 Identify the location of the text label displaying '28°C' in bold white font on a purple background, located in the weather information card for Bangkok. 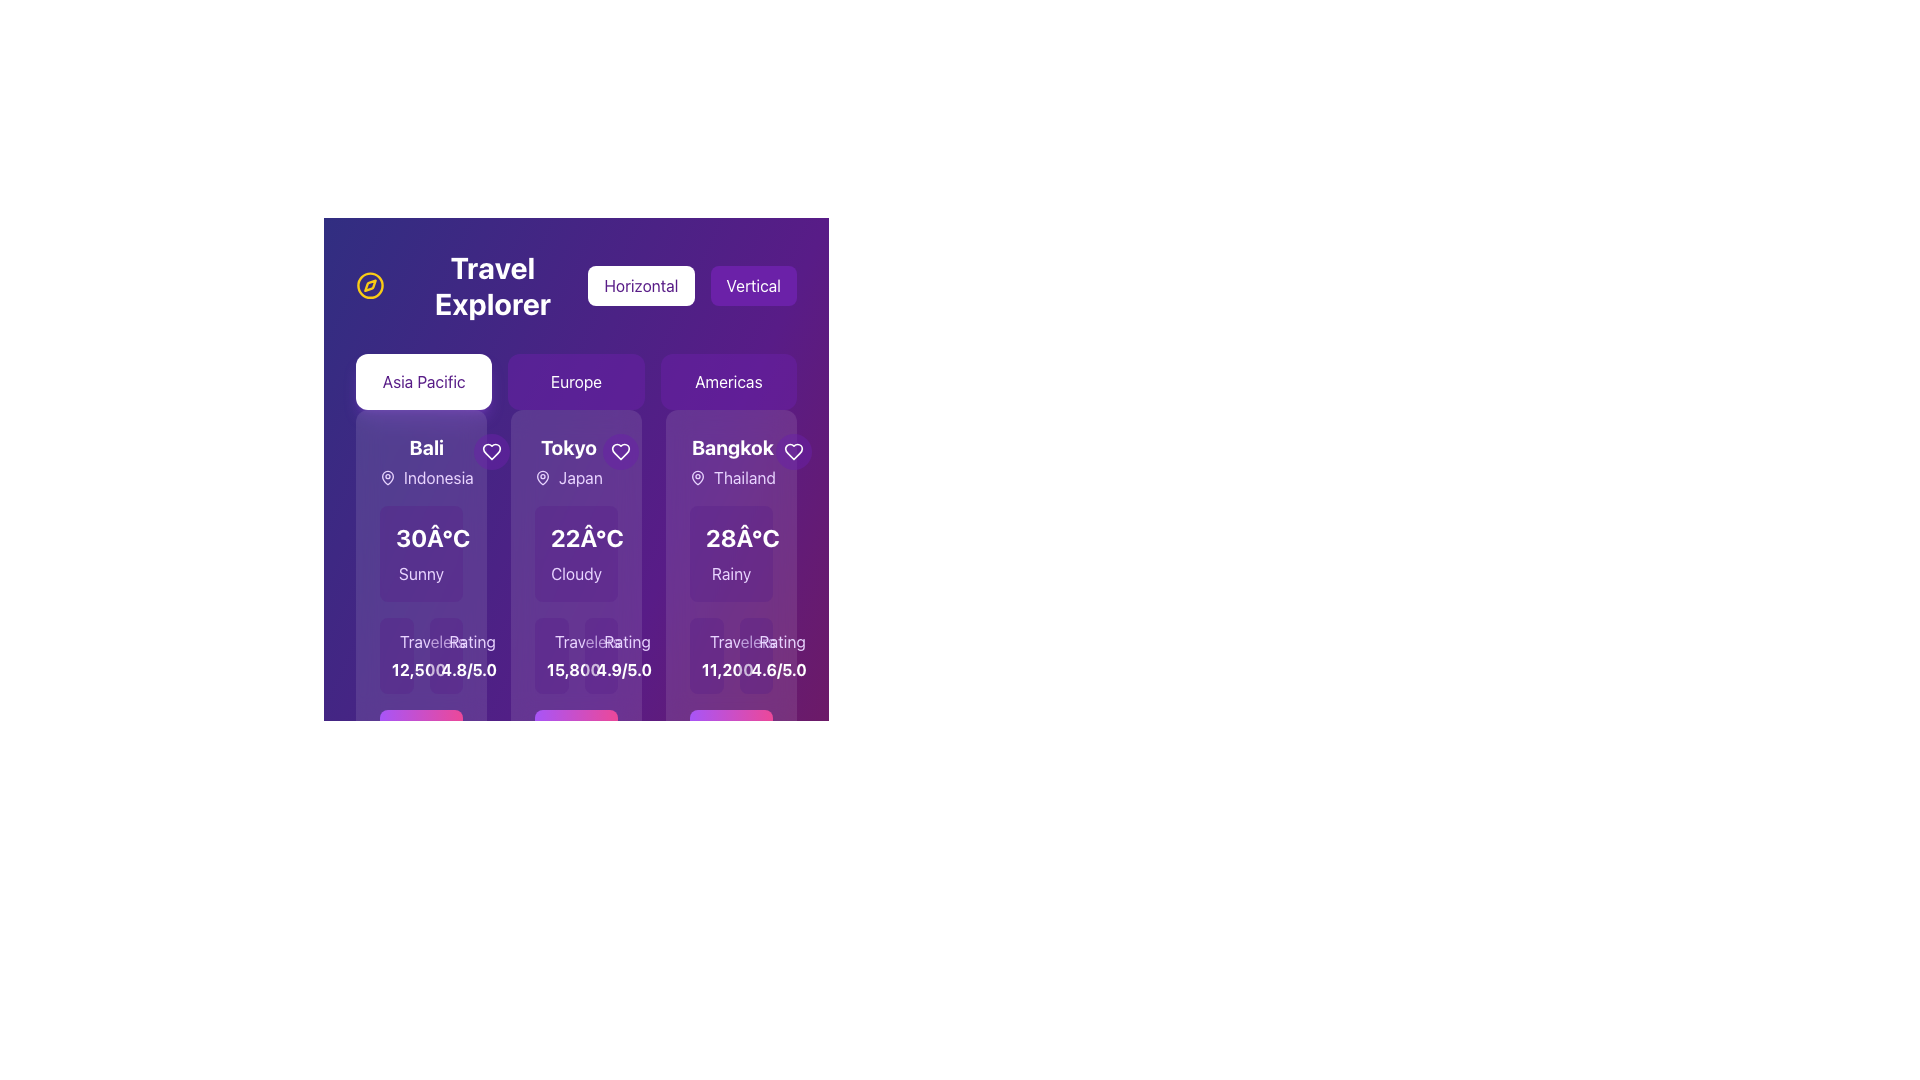
(730, 536).